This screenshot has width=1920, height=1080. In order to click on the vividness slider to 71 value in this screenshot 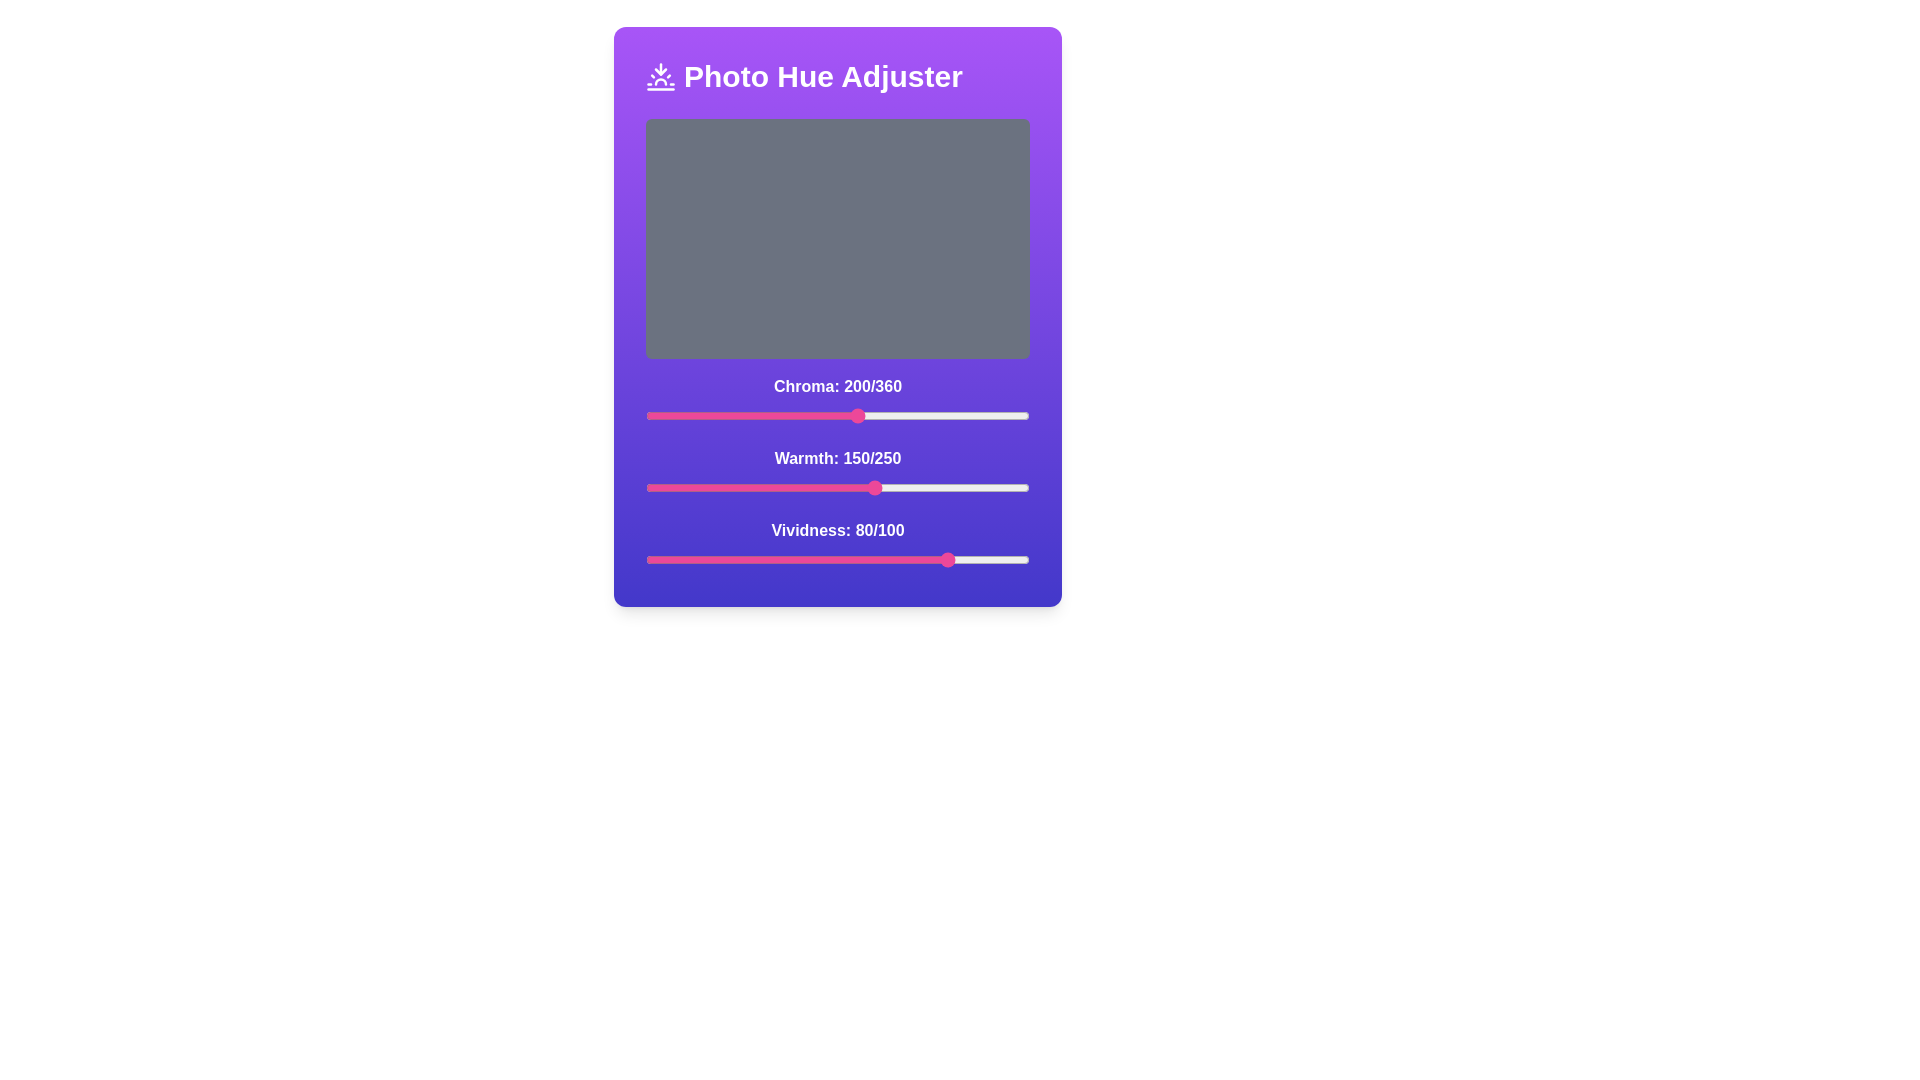, I will do `click(917, 559)`.